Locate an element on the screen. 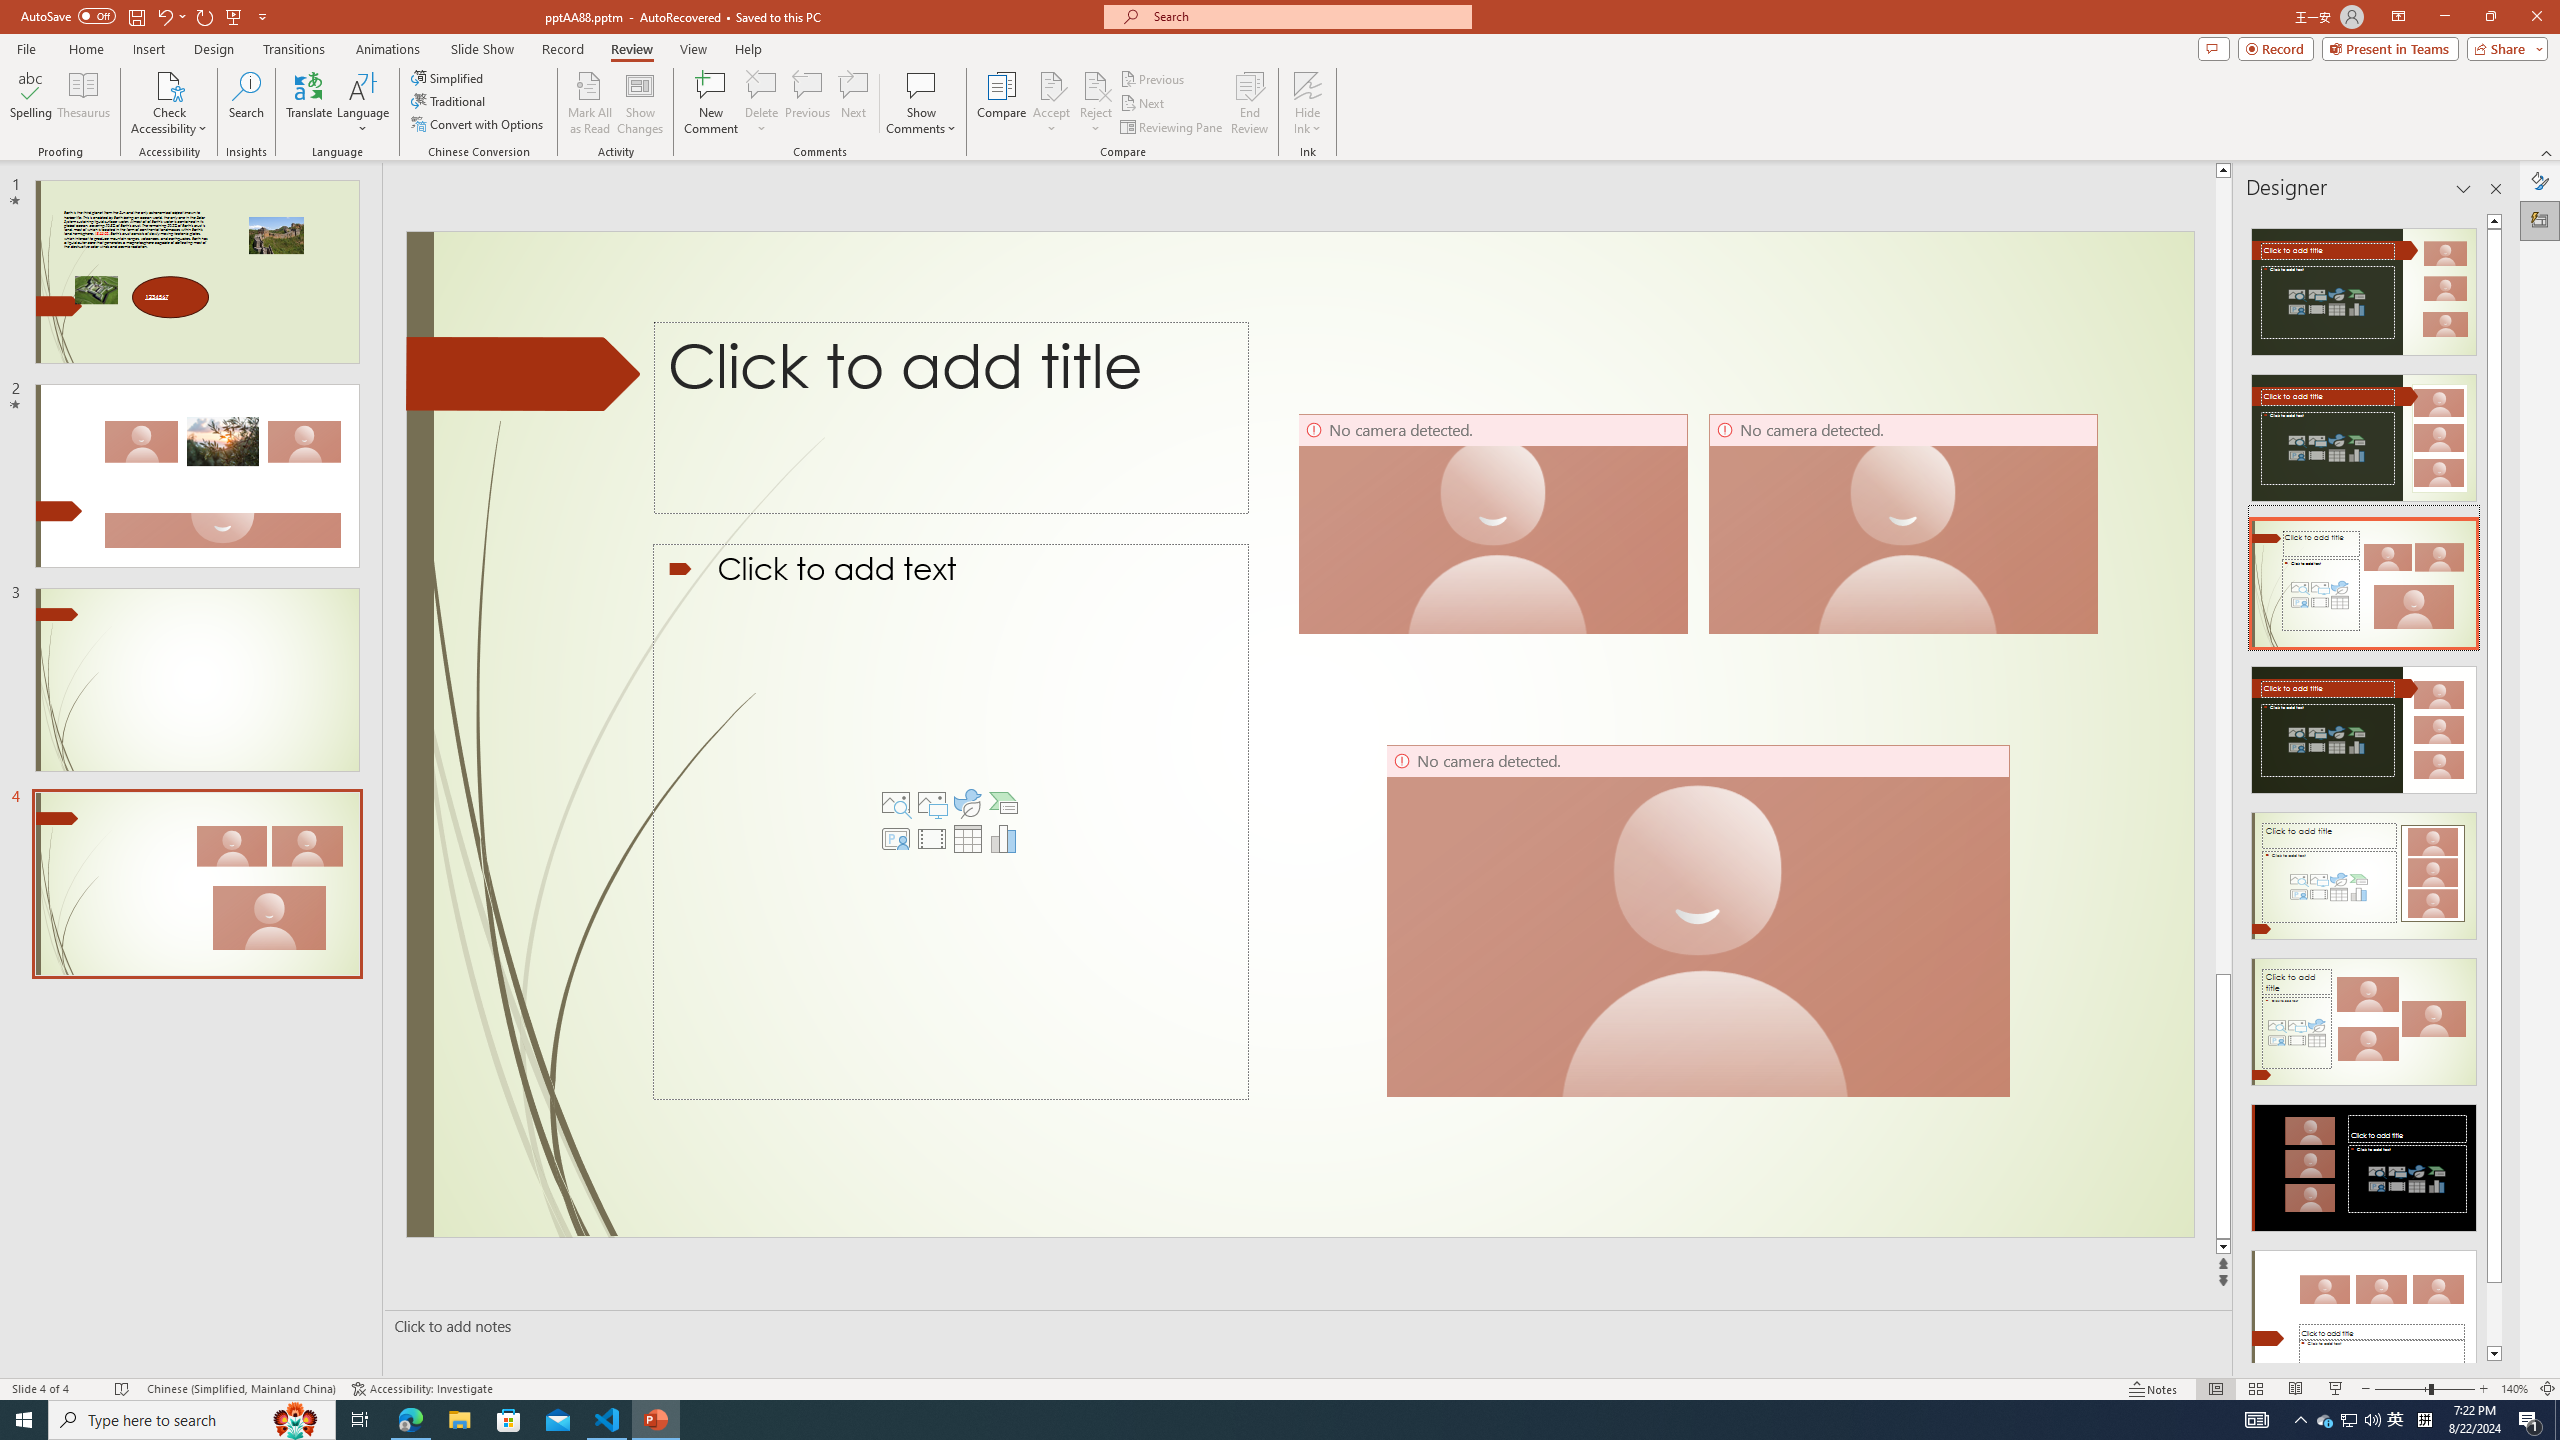 This screenshot has height=1440, width=2560. 'Class: NetUIScrollBar' is located at coordinates (2494, 786).